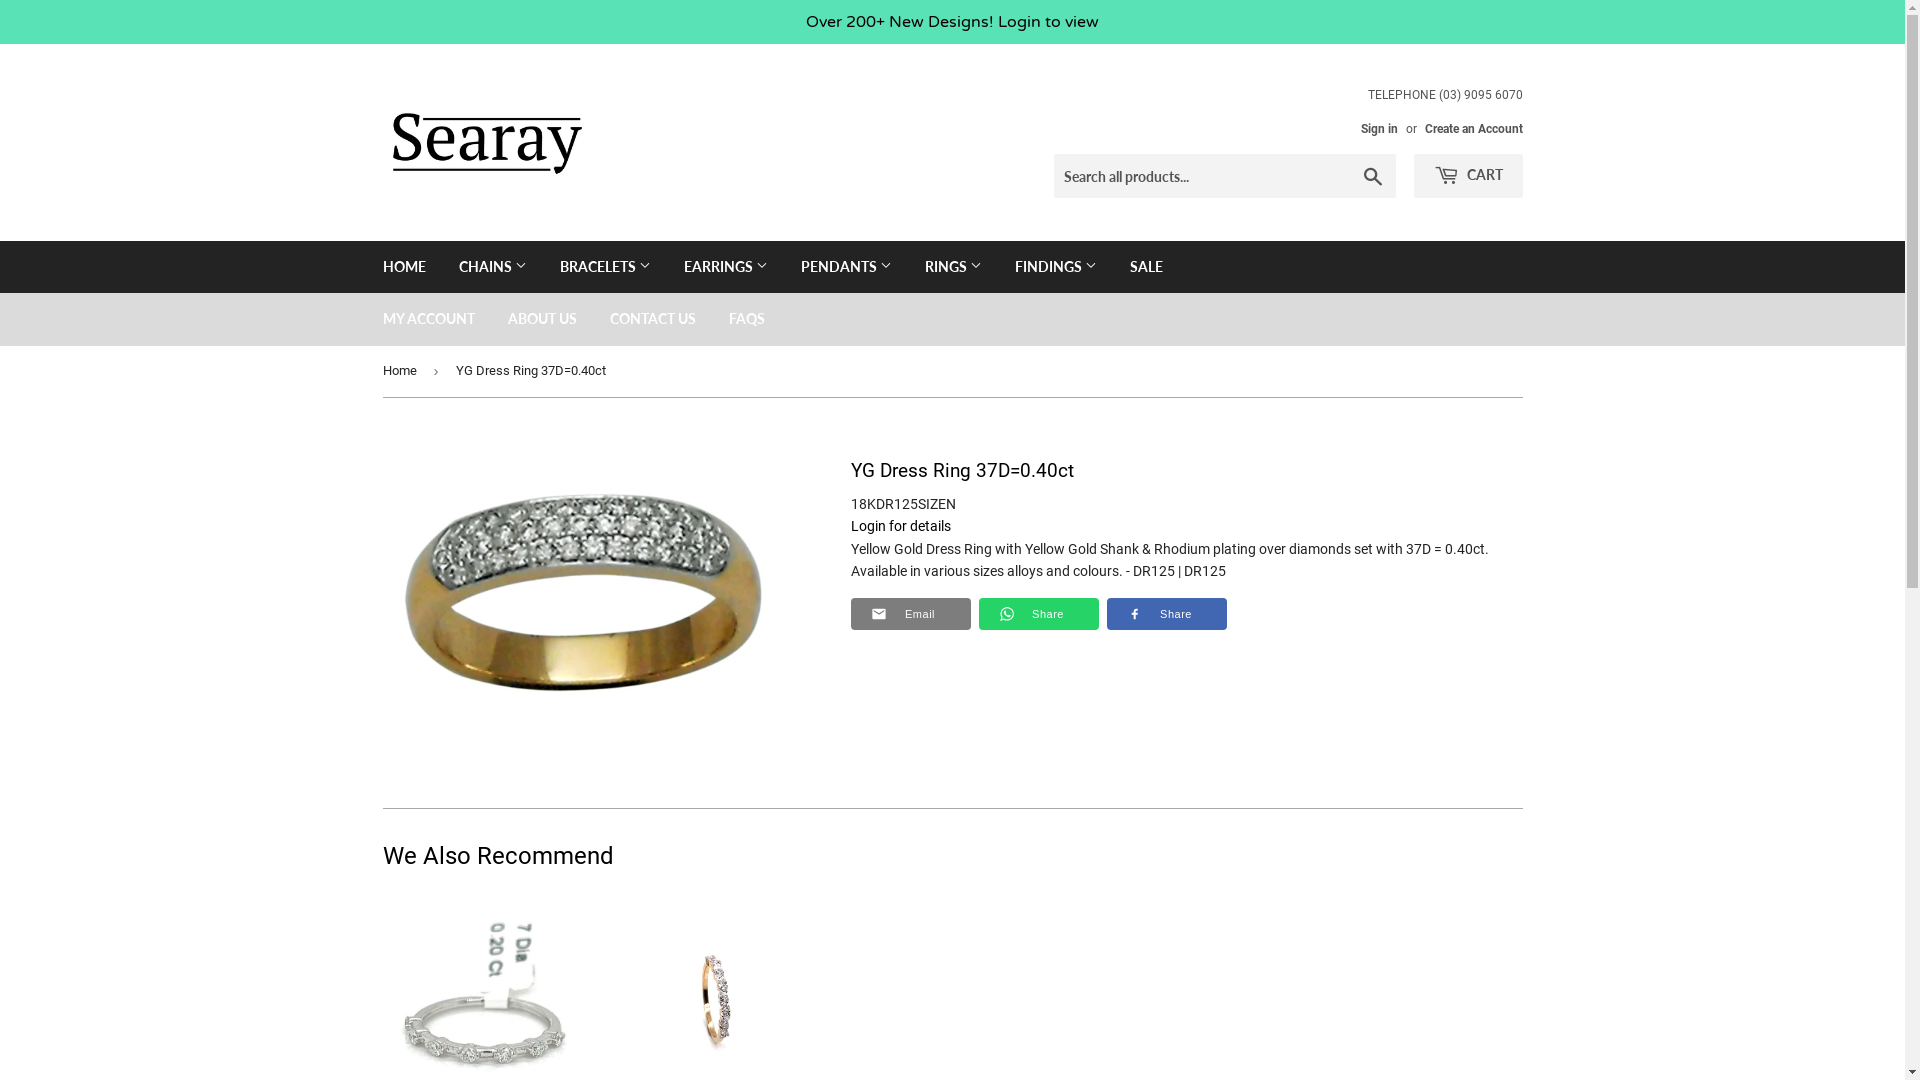 The height and width of the screenshot is (1080, 1920). What do you see at coordinates (1377, 128) in the screenshot?
I see `'Sign in'` at bounding box center [1377, 128].